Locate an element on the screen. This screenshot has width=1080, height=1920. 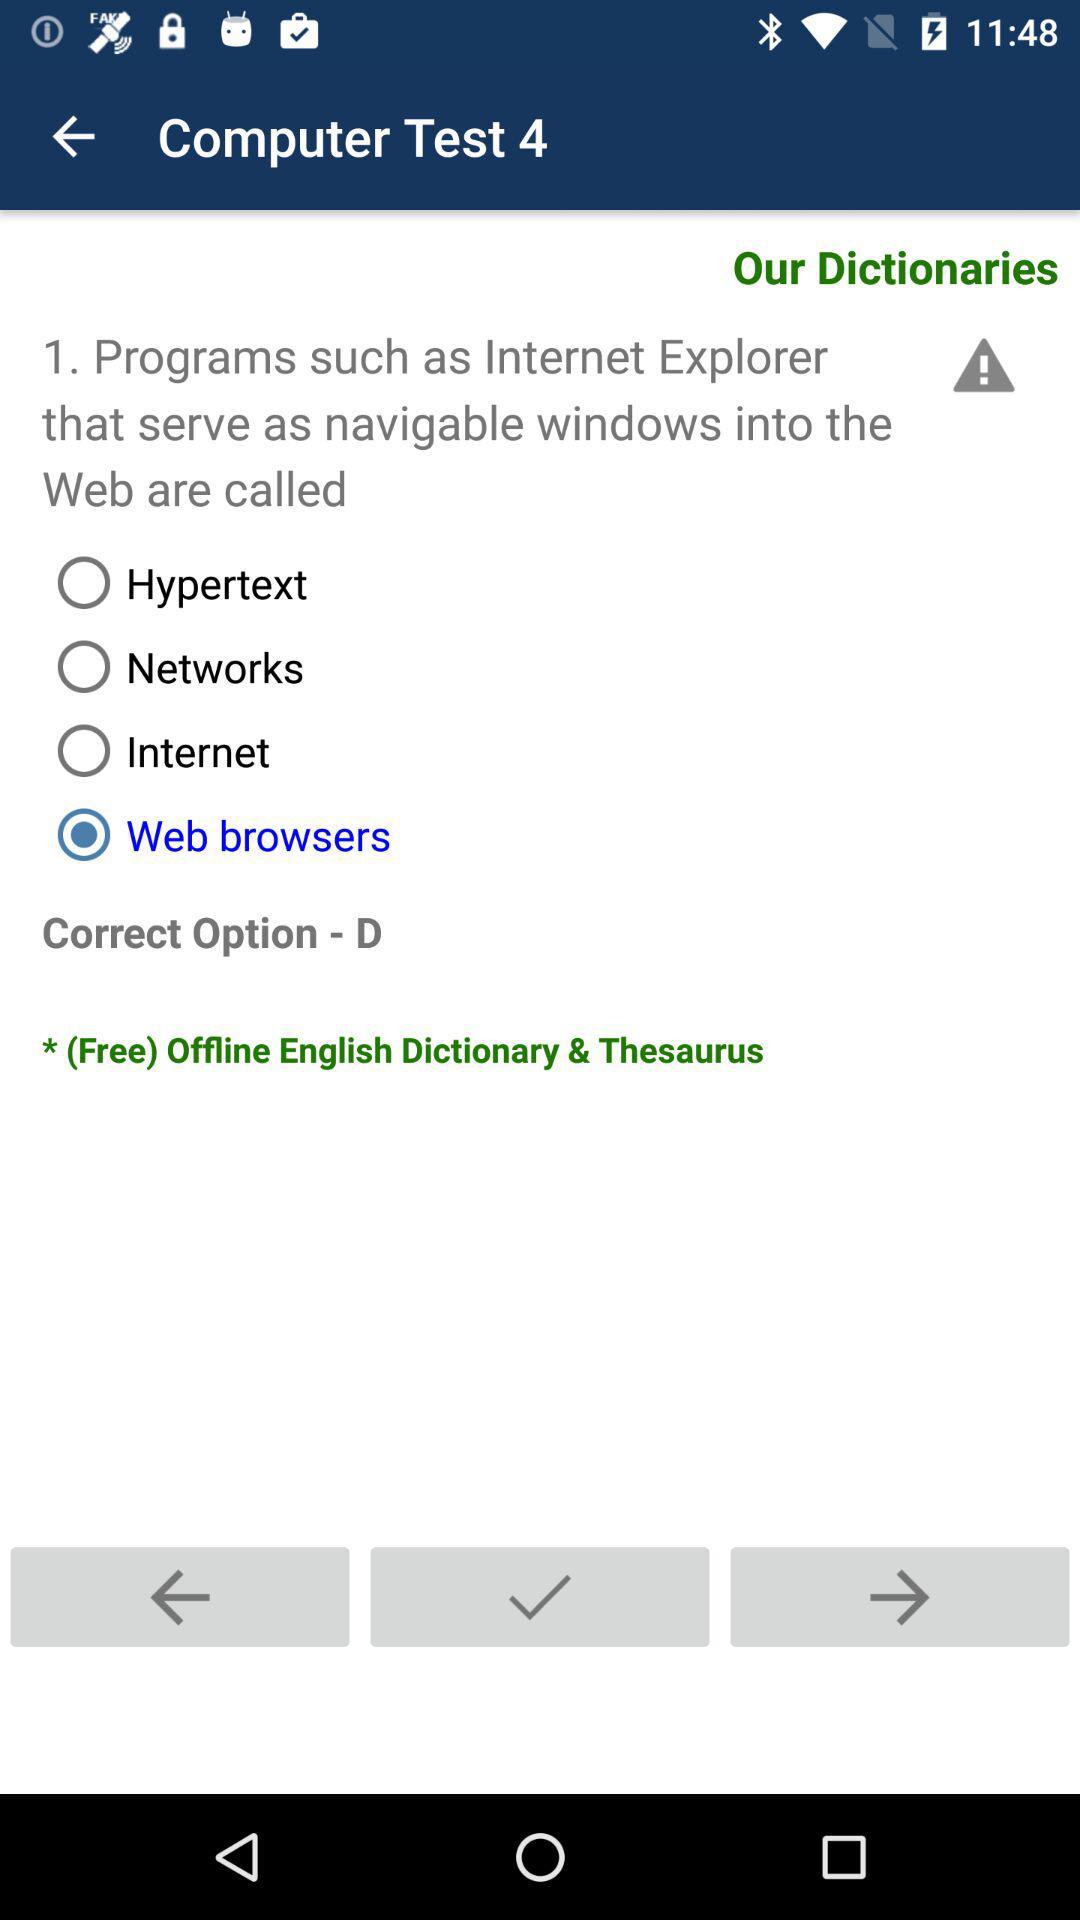
icon below free offline english is located at coordinates (180, 1596).